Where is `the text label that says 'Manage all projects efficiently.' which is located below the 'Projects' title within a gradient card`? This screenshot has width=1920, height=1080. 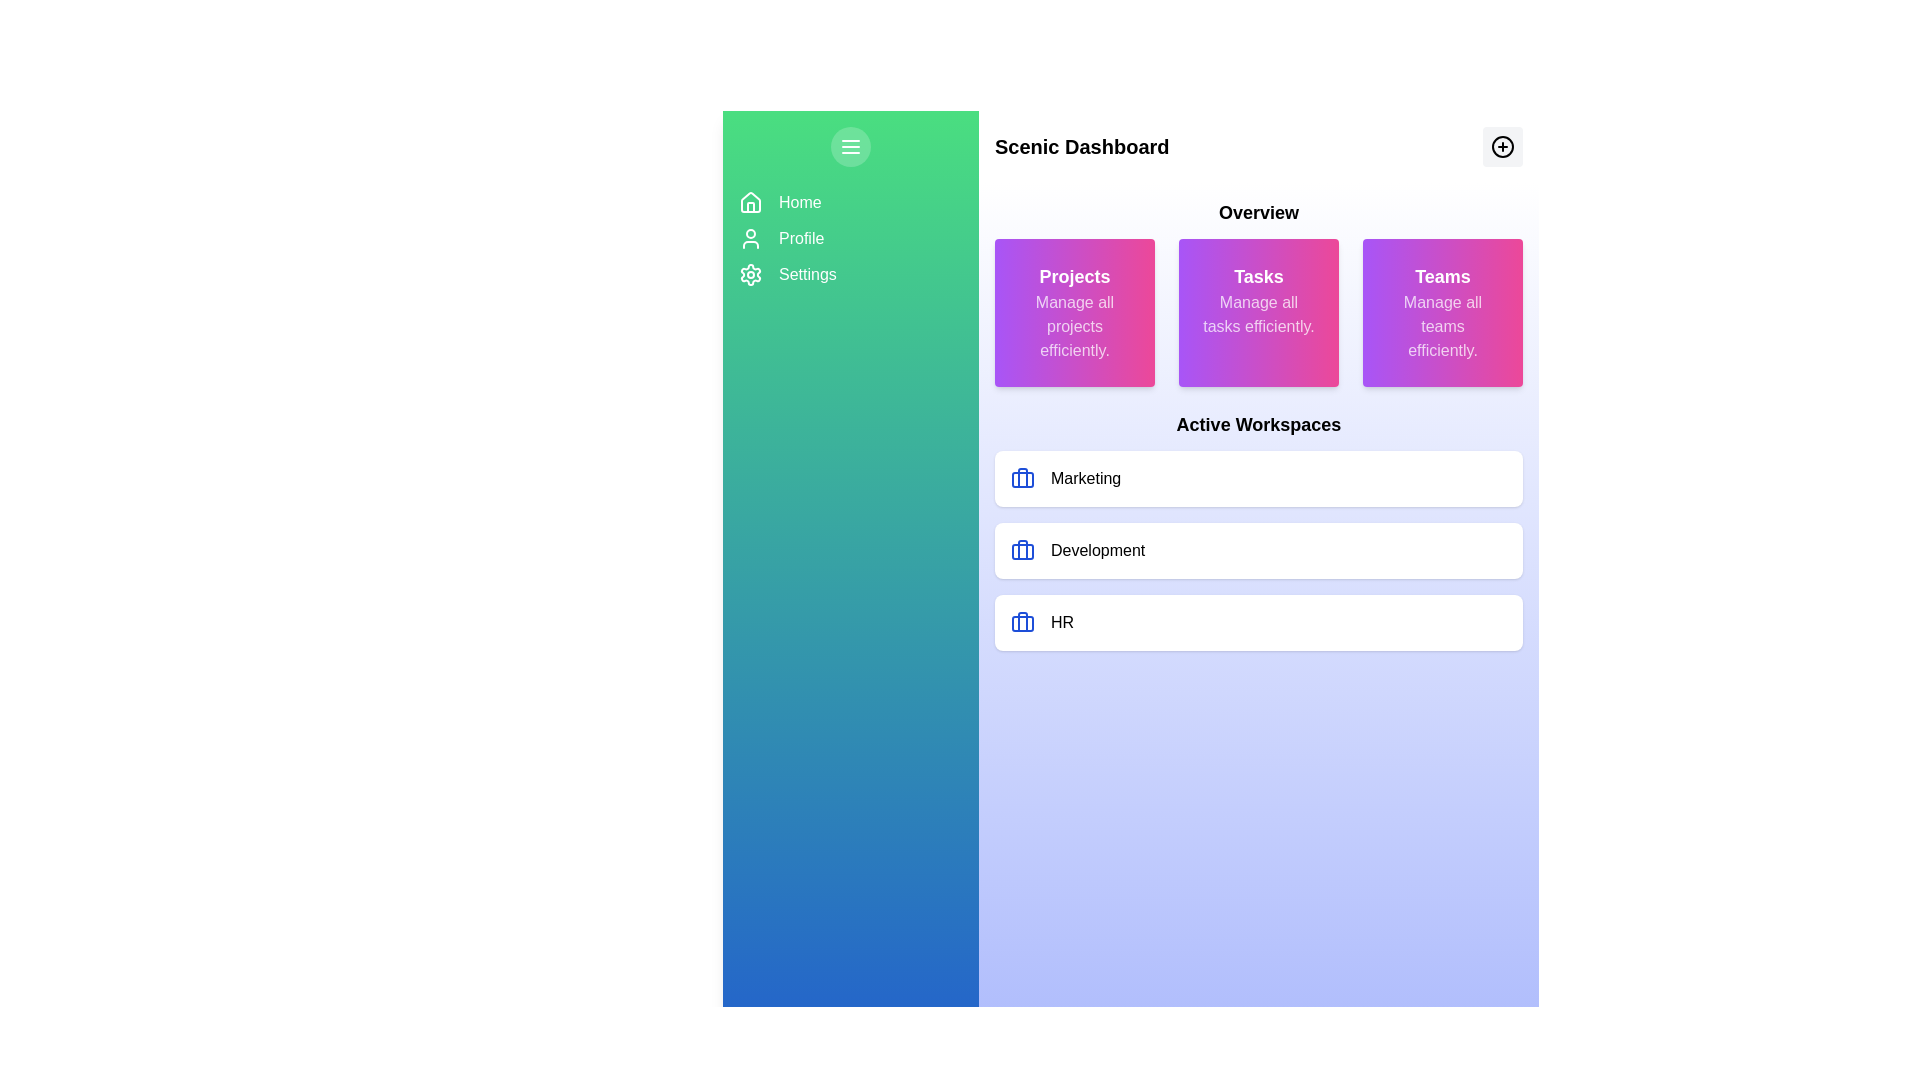 the text label that says 'Manage all projects efficiently.' which is located below the 'Projects' title within a gradient card is located at coordinates (1074, 326).